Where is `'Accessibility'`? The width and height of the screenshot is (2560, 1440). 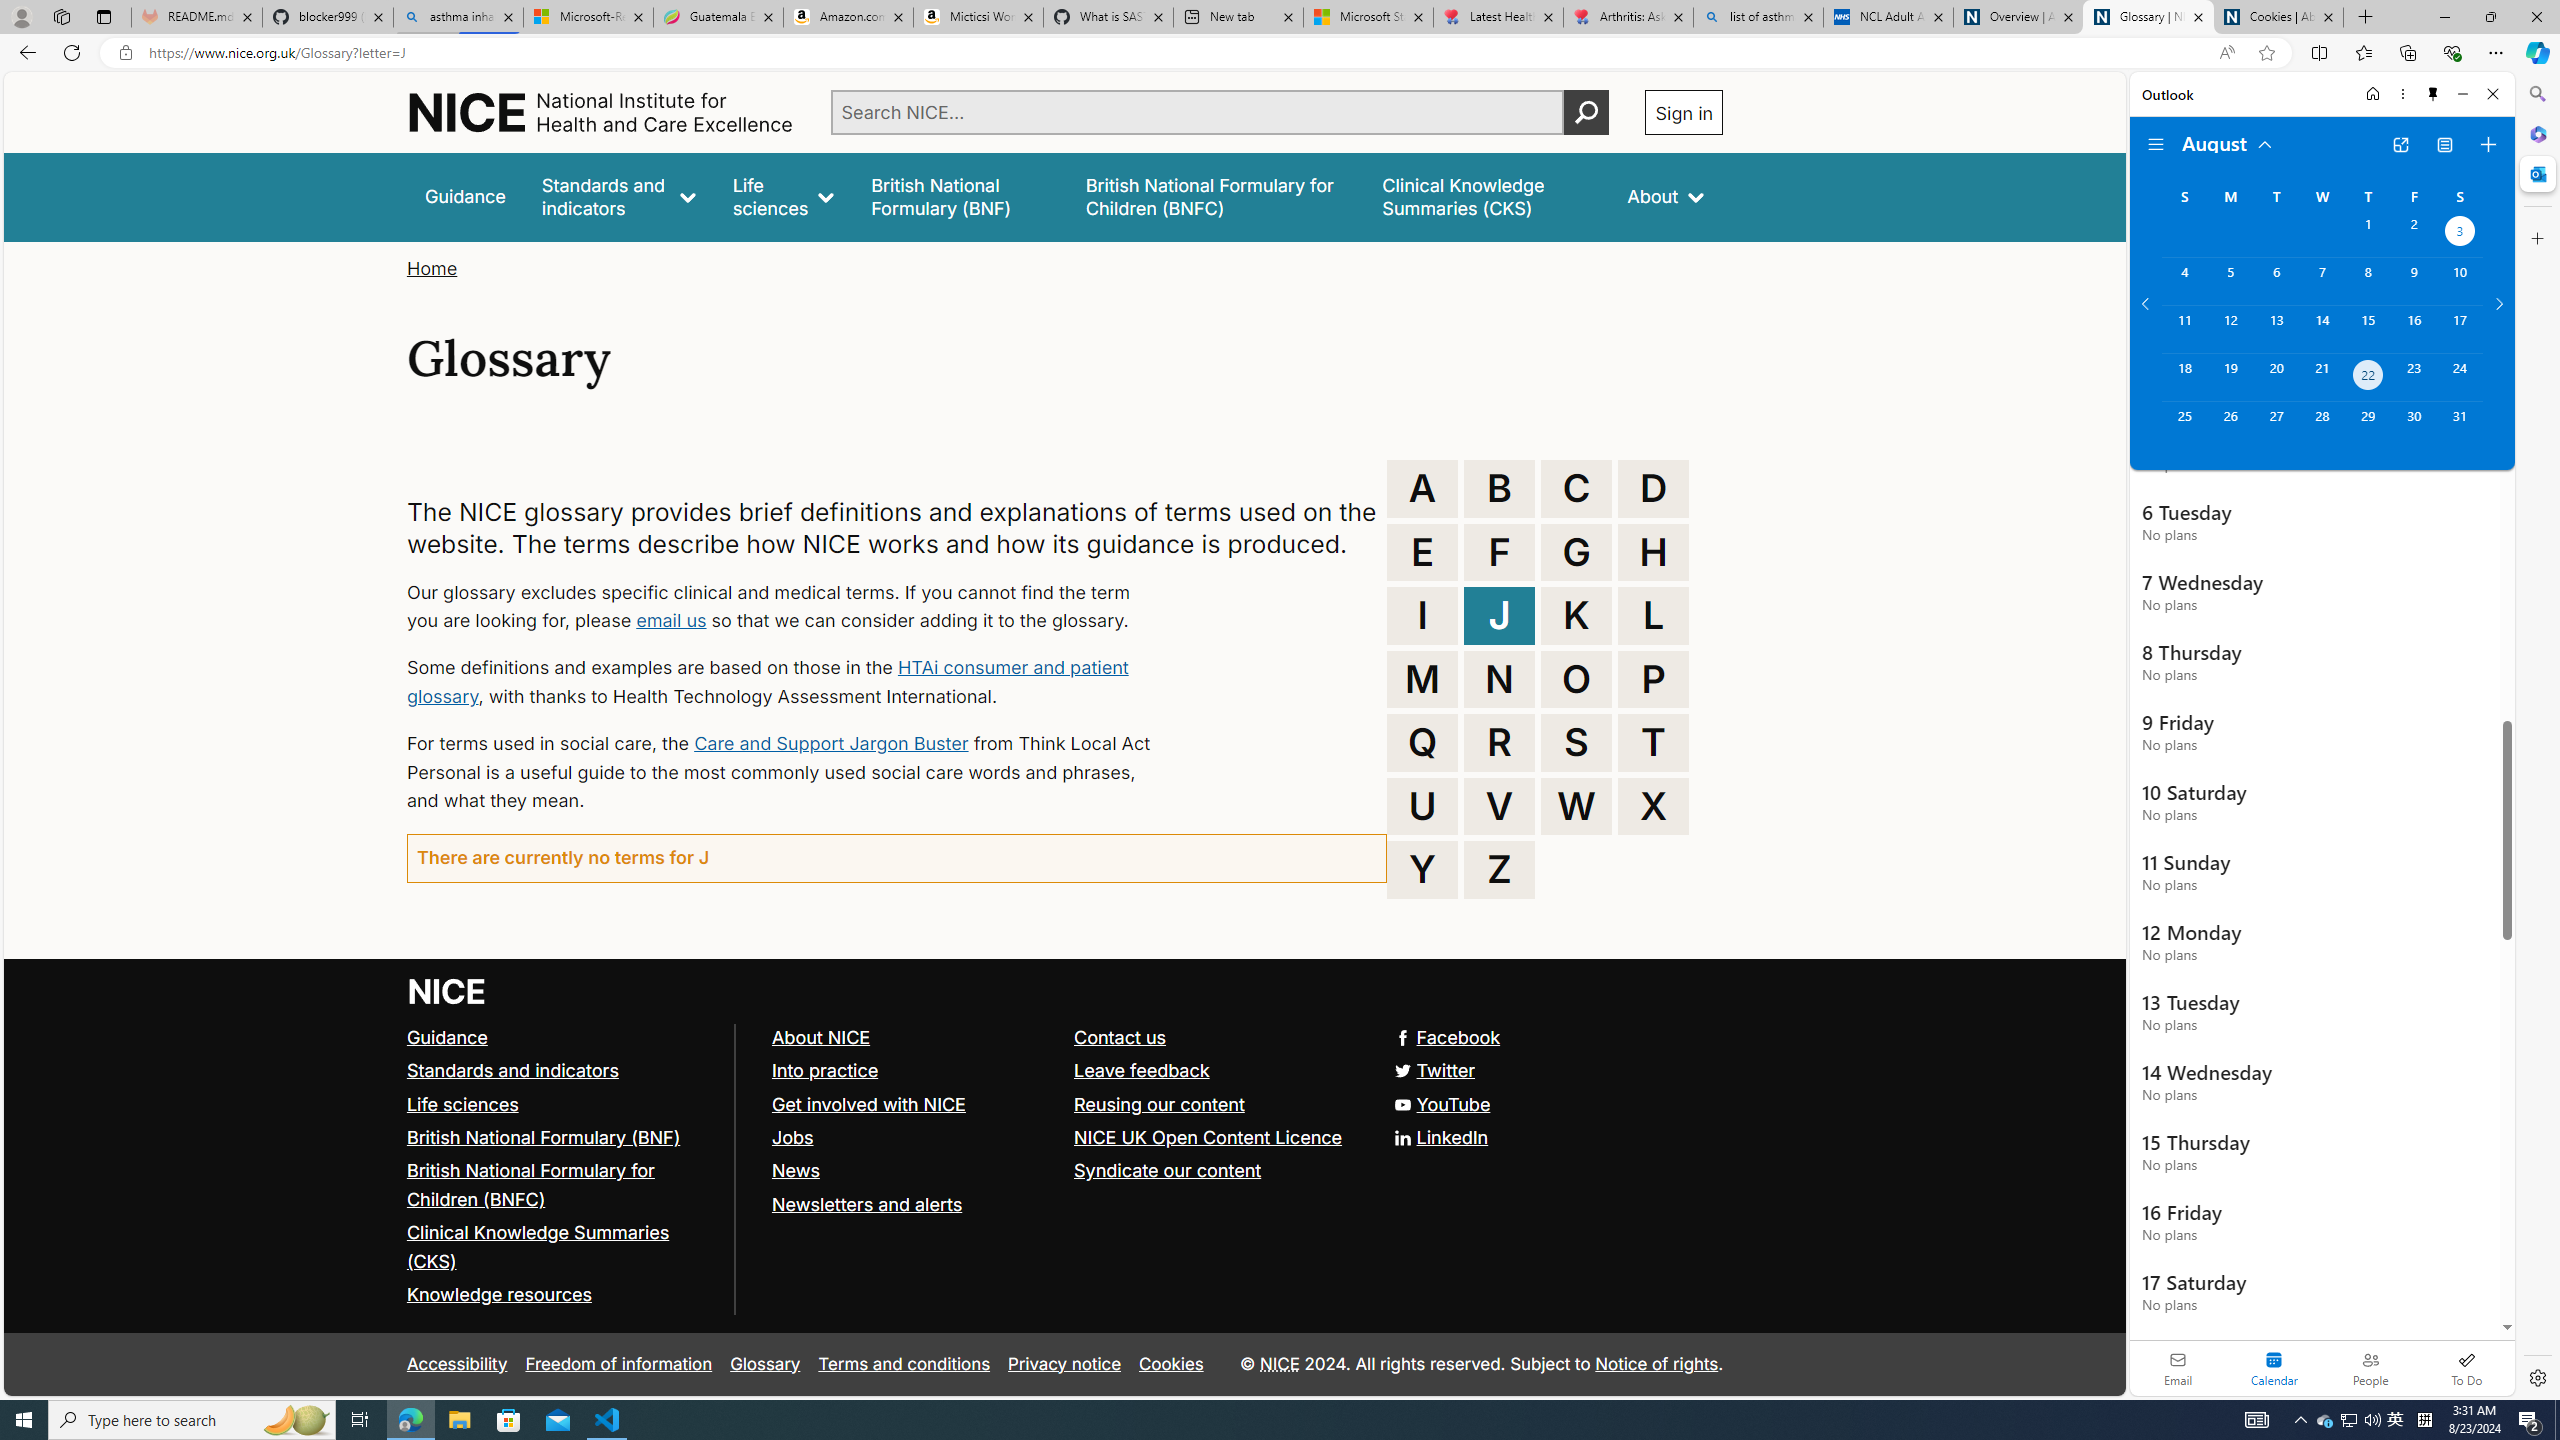 'Accessibility' is located at coordinates (456, 1363).